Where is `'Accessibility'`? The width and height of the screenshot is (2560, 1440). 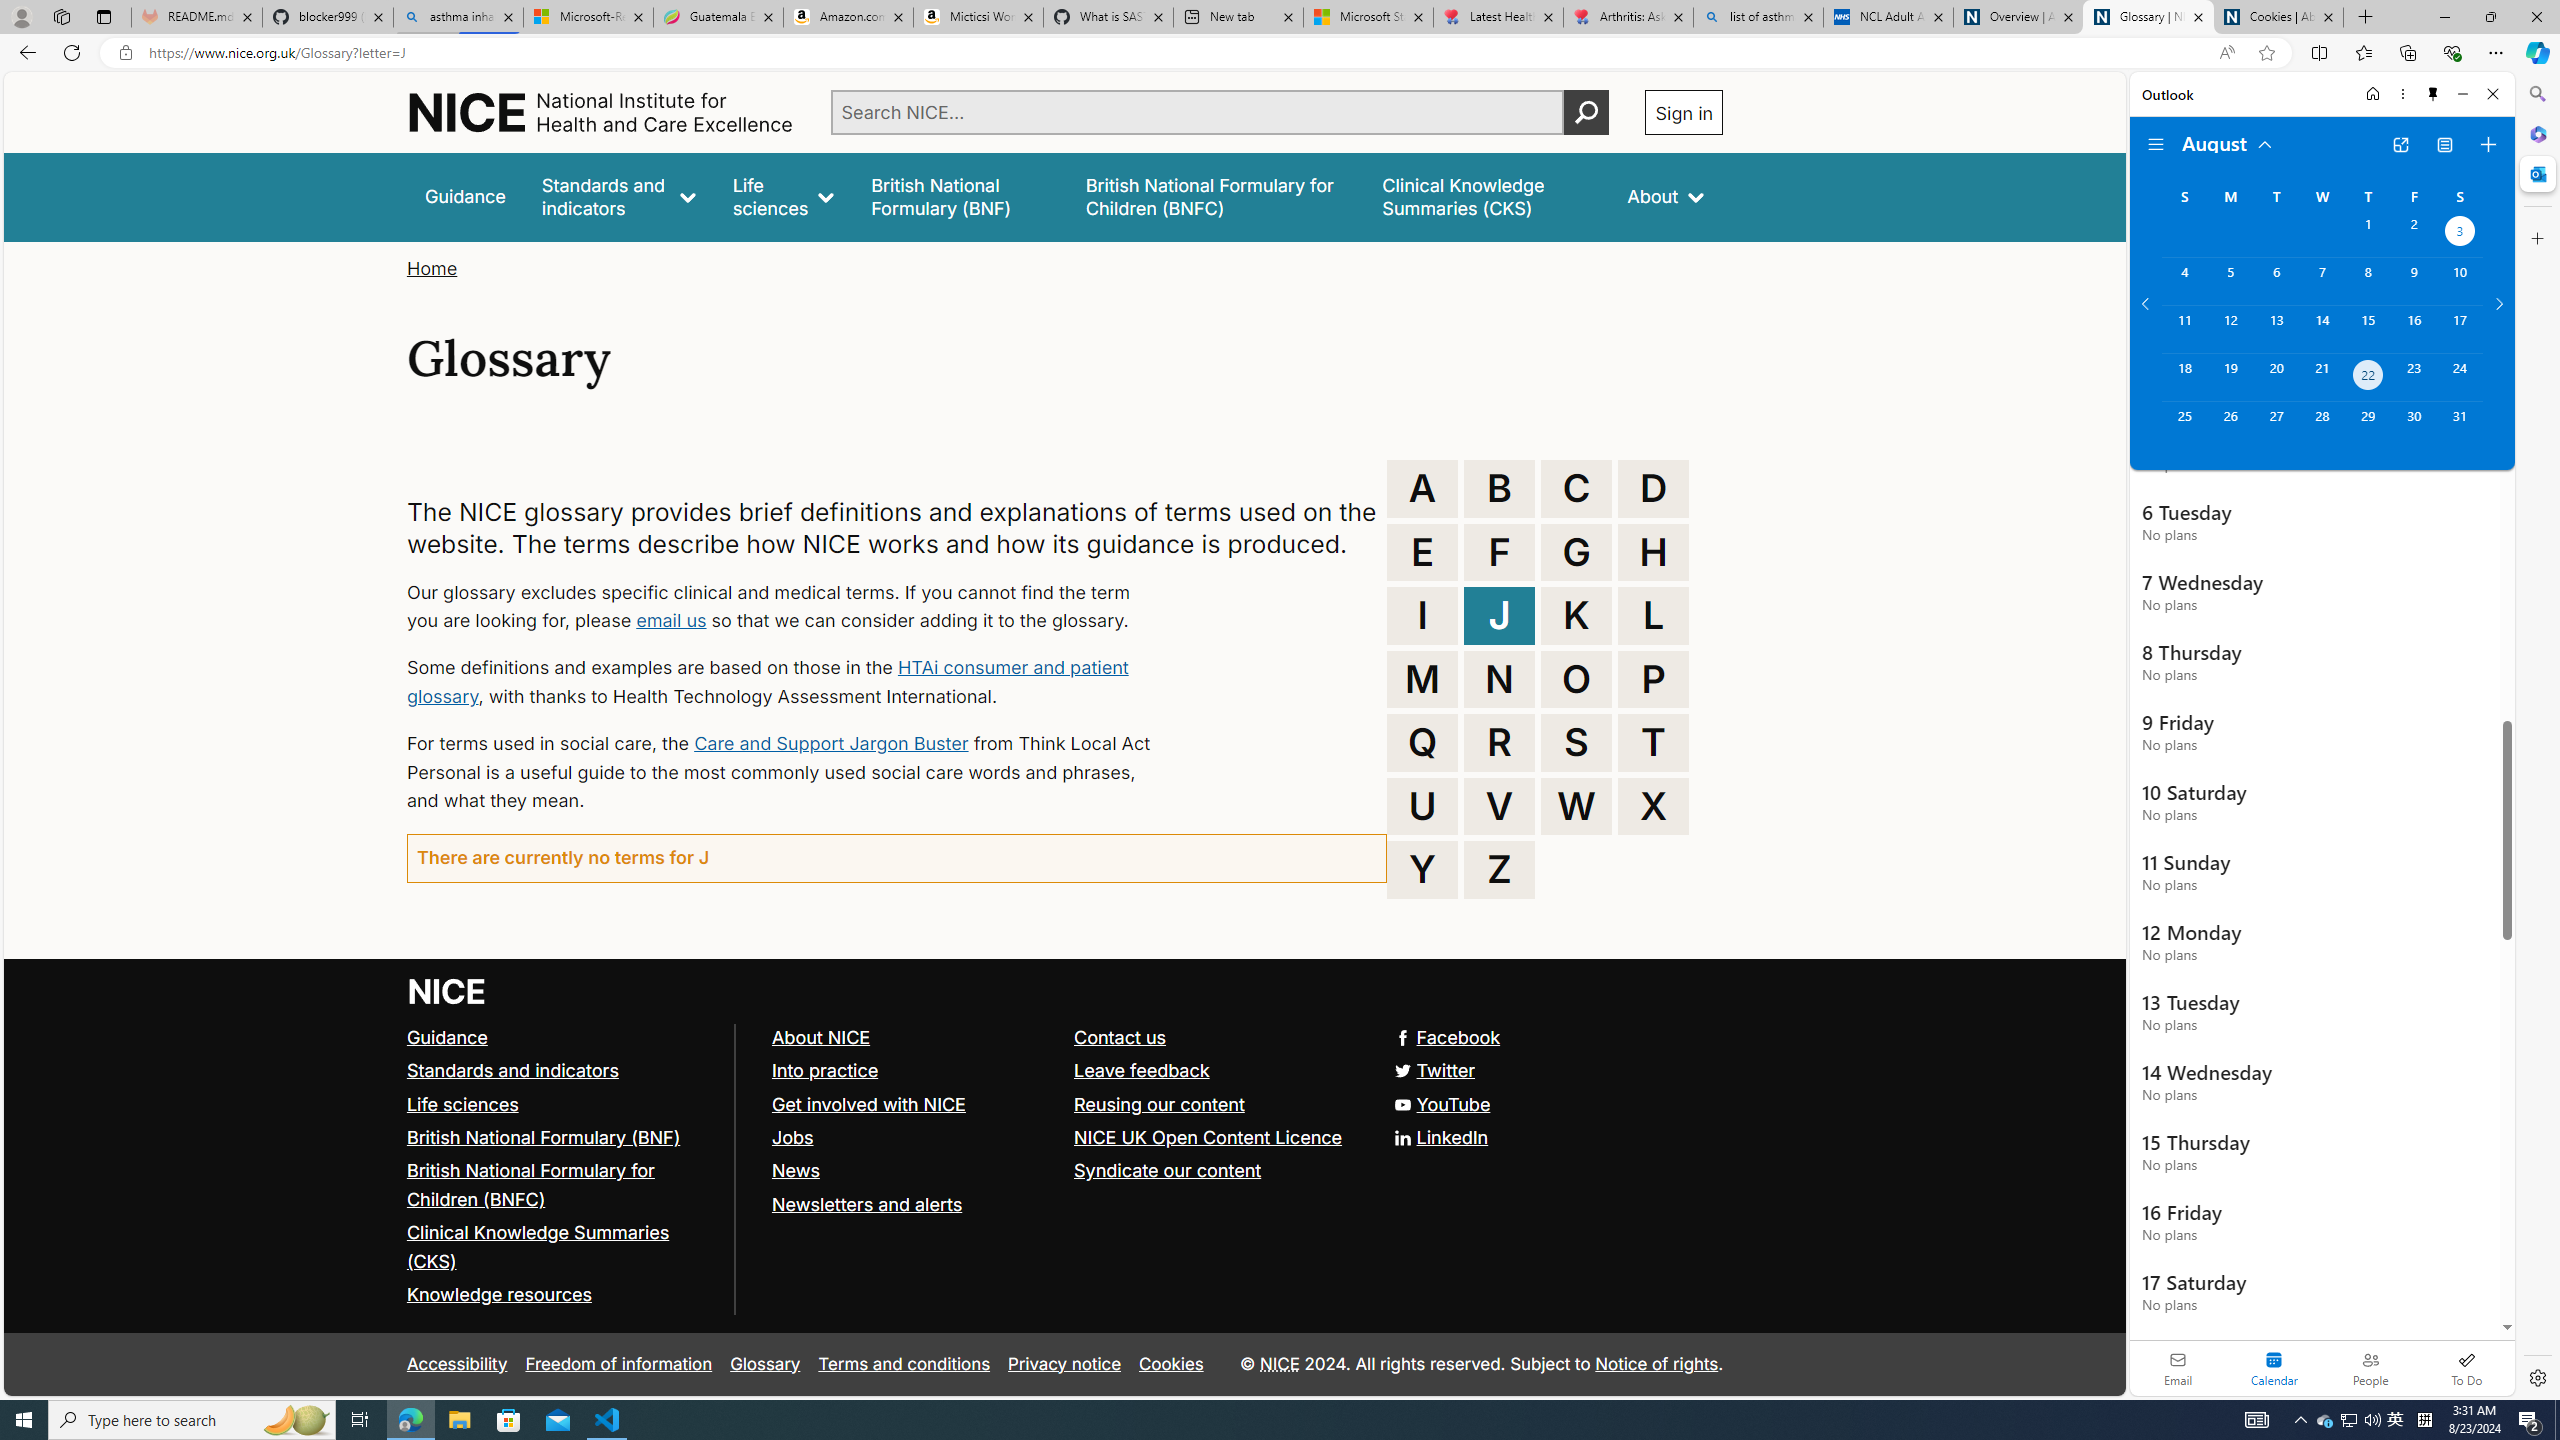 'Accessibility' is located at coordinates (456, 1363).